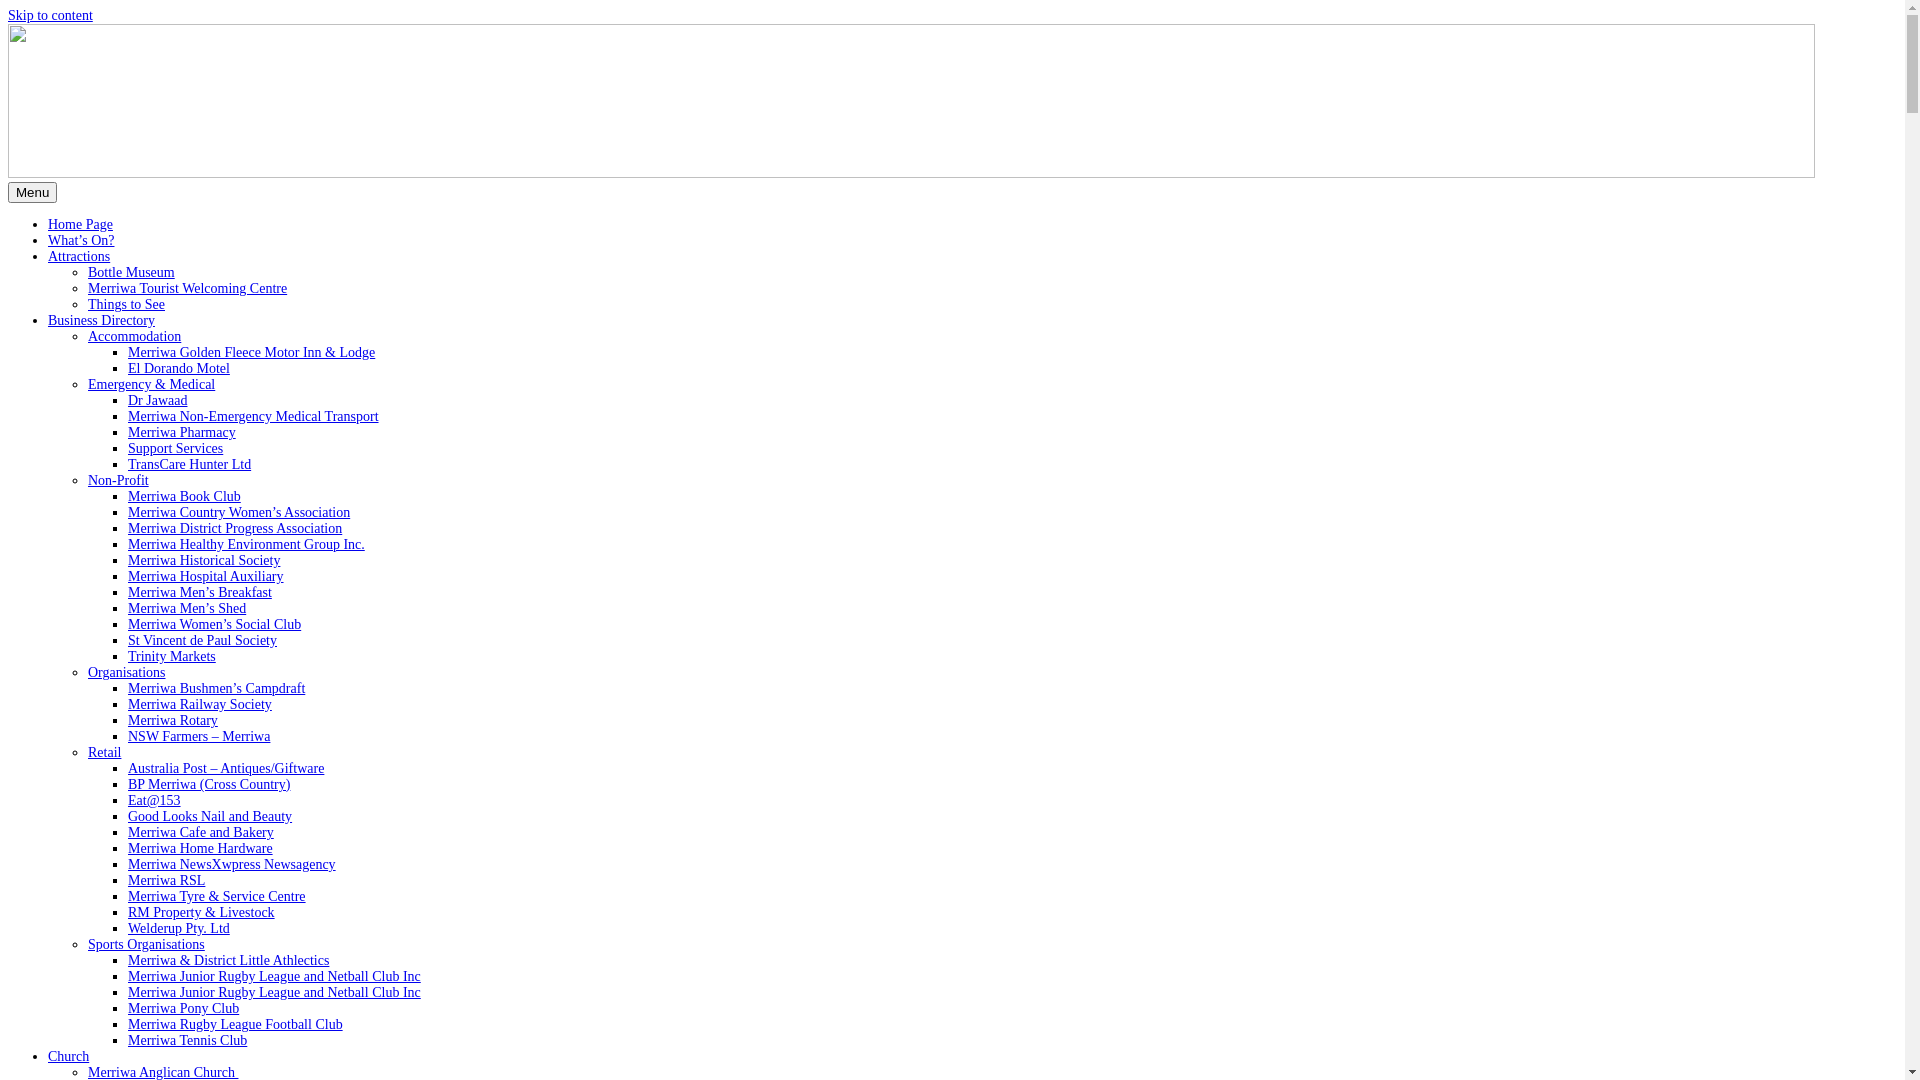 The image size is (1920, 1080). Describe the element at coordinates (231, 863) in the screenshot. I see `'Merriwa NewsXwpress Newsagency'` at that location.